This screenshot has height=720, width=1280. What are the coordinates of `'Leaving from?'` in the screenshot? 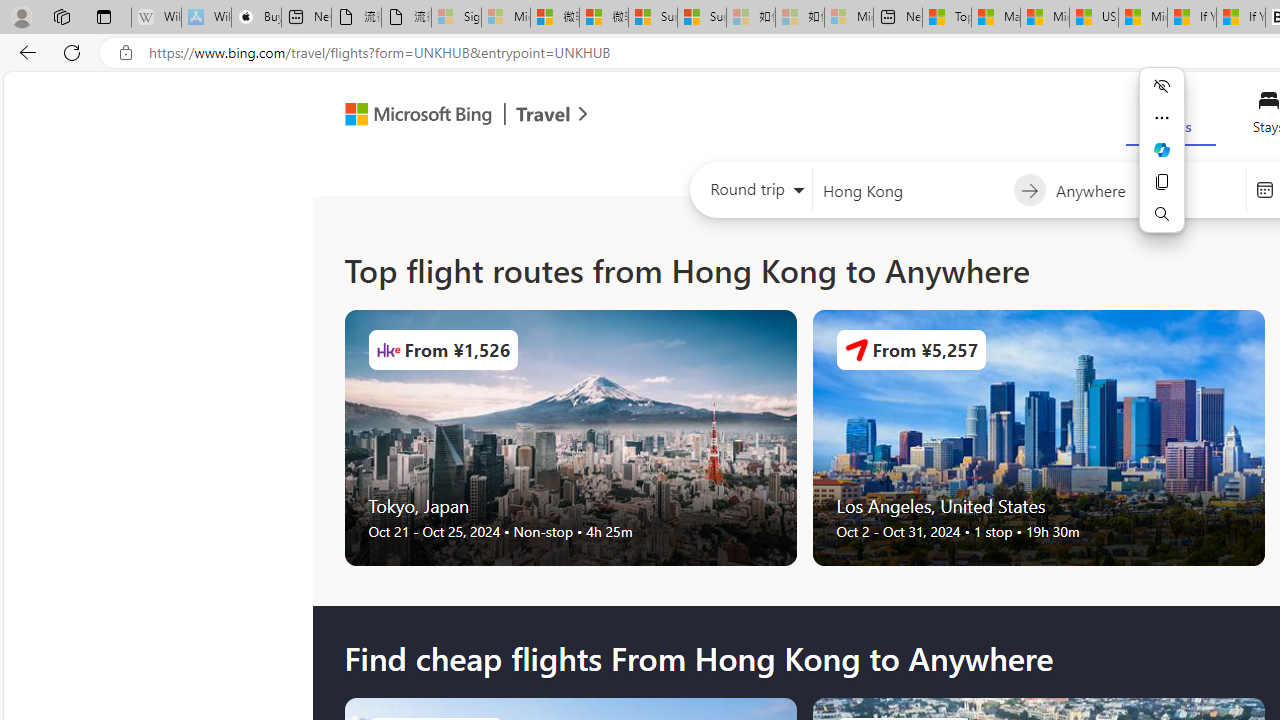 It's located at (911, 190).